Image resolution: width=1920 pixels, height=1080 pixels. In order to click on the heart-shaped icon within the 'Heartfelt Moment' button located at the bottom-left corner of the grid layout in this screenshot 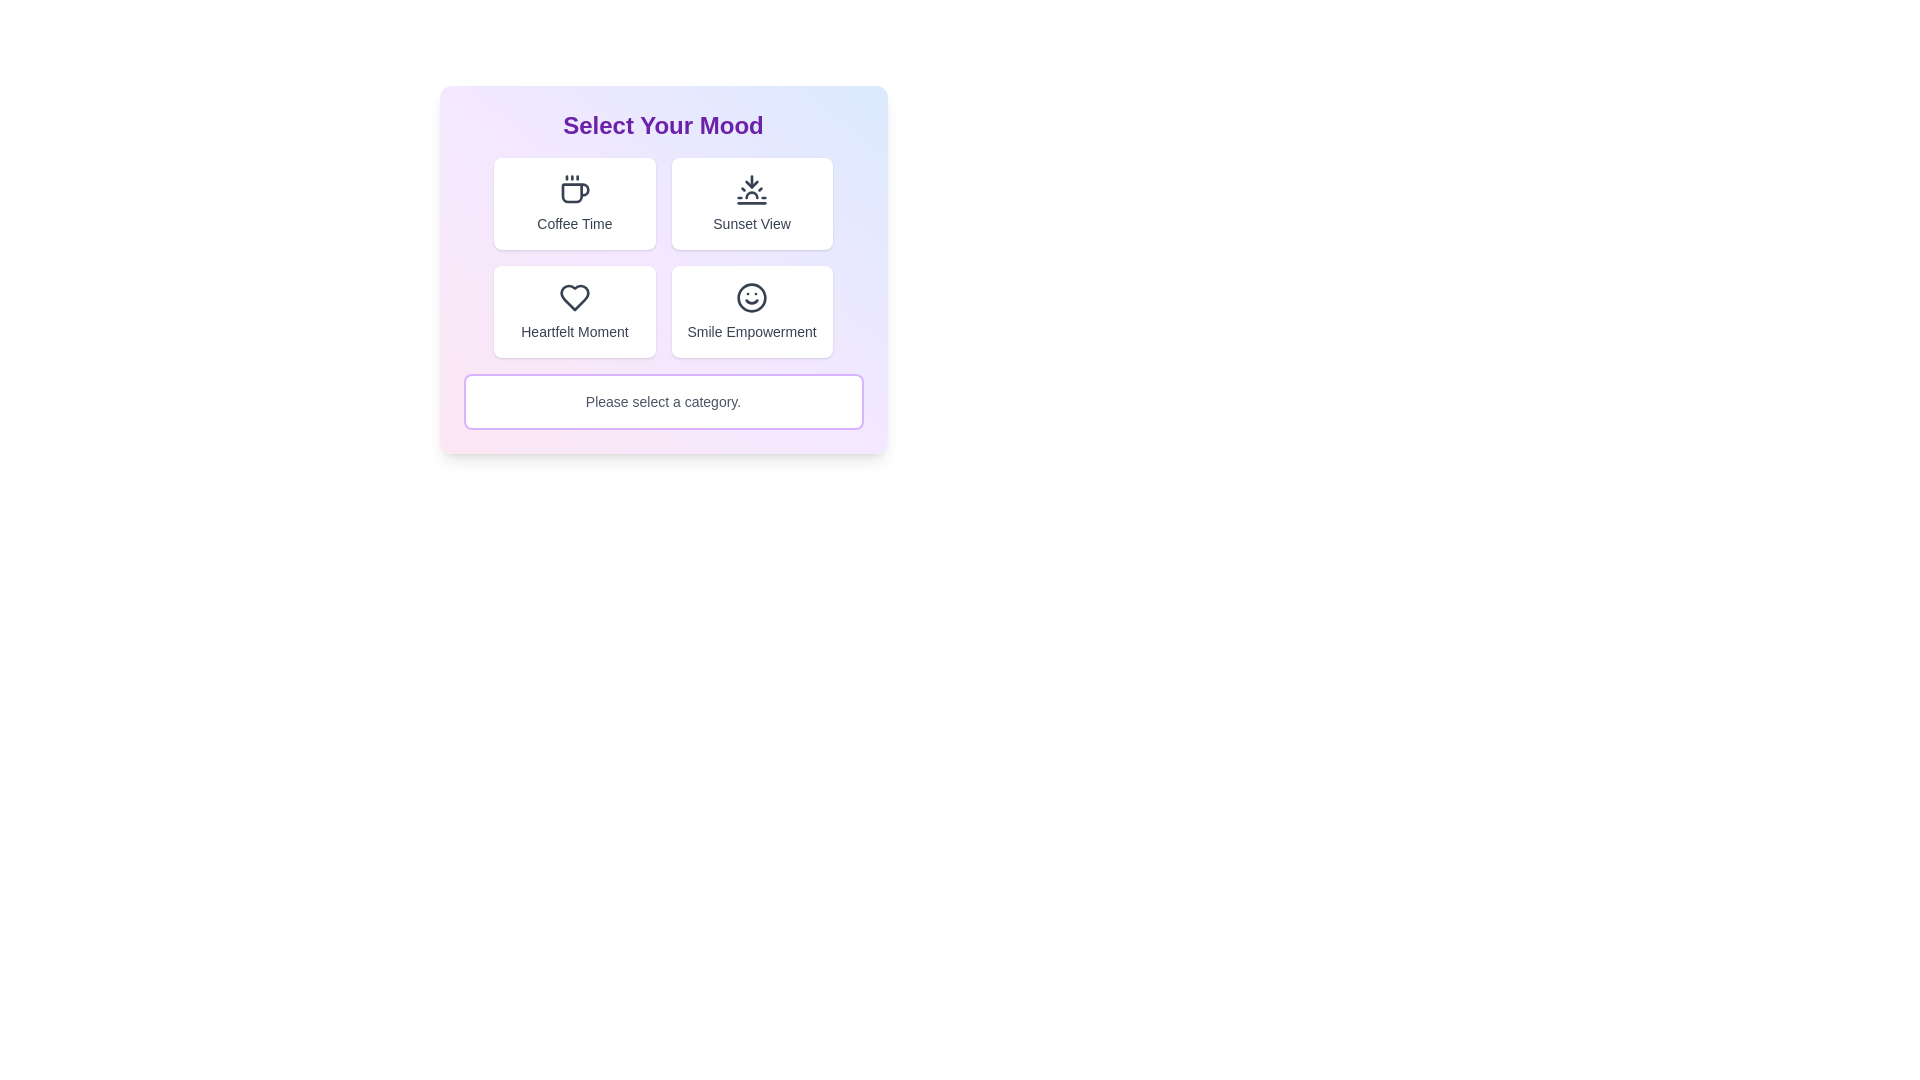, I will do `click(573, 297)`.